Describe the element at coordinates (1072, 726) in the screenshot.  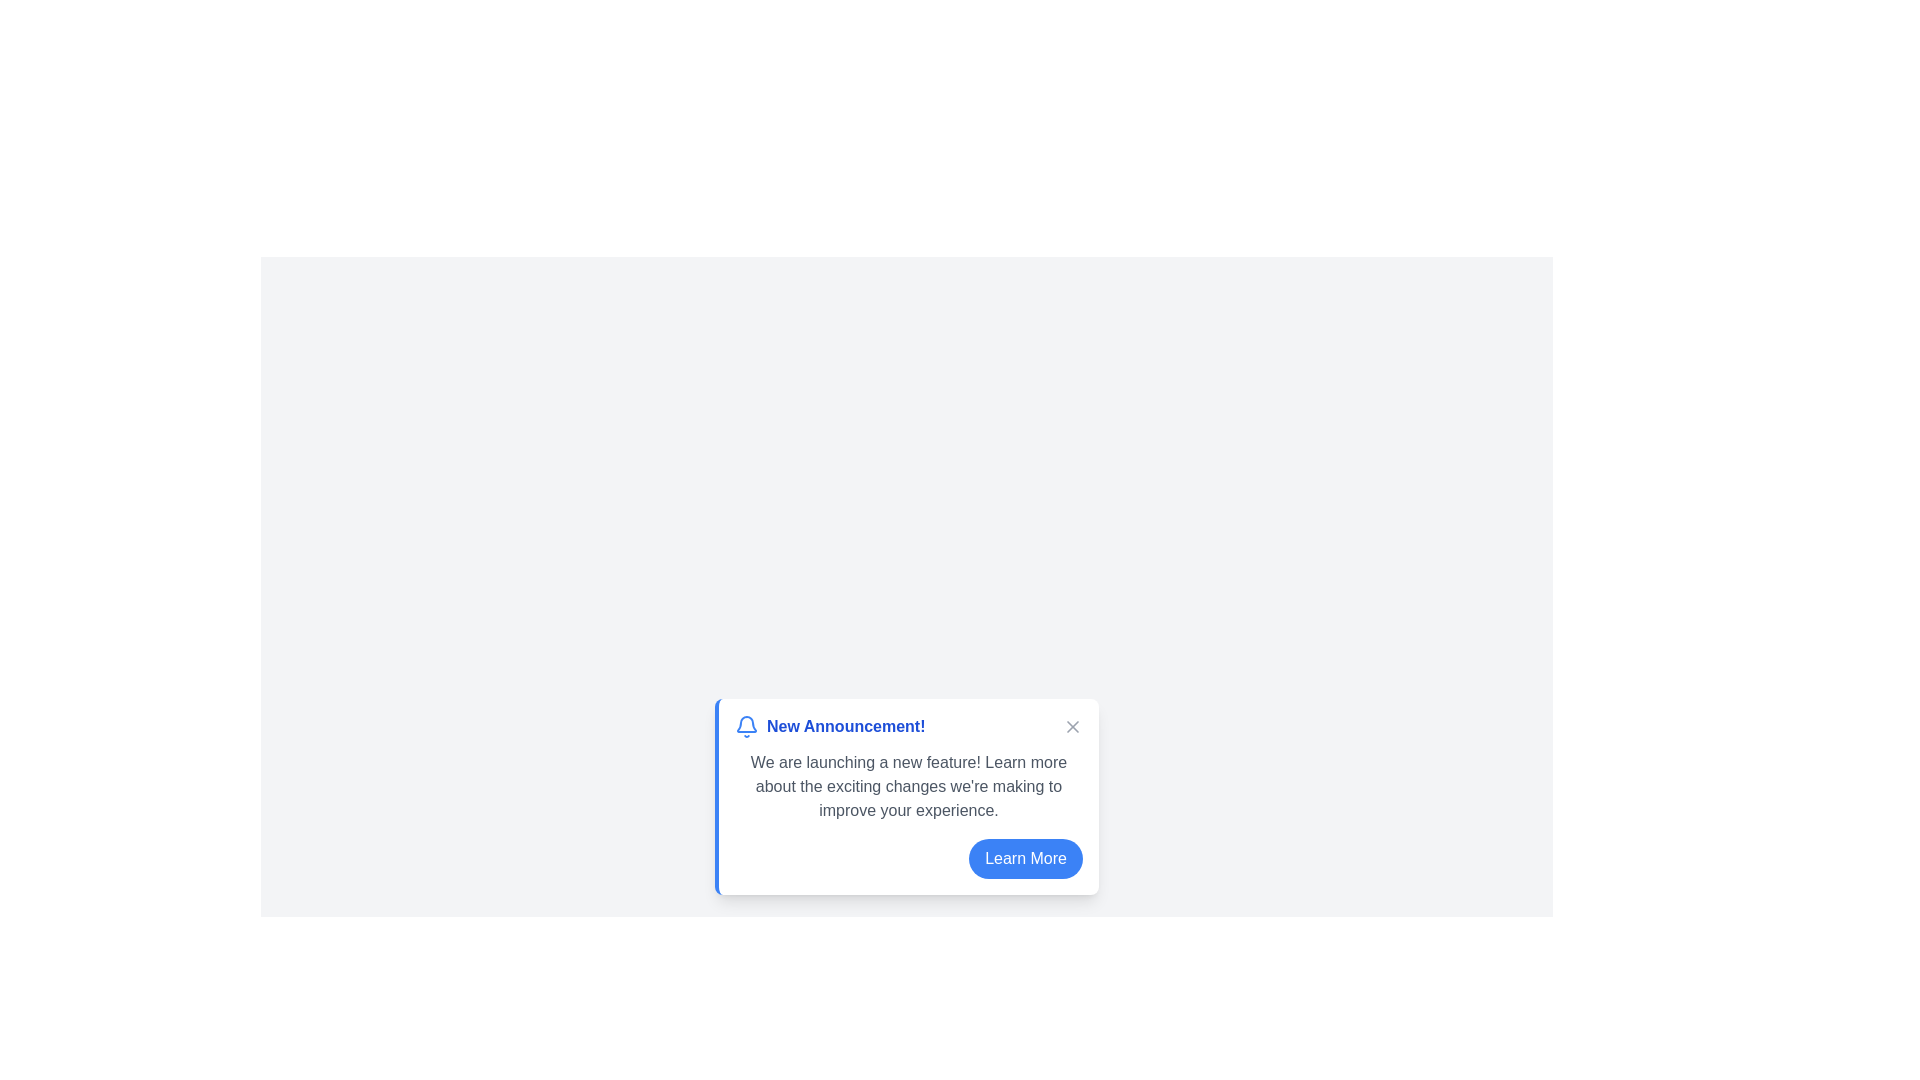
I see `the close button to dismiss the notification` at that location.